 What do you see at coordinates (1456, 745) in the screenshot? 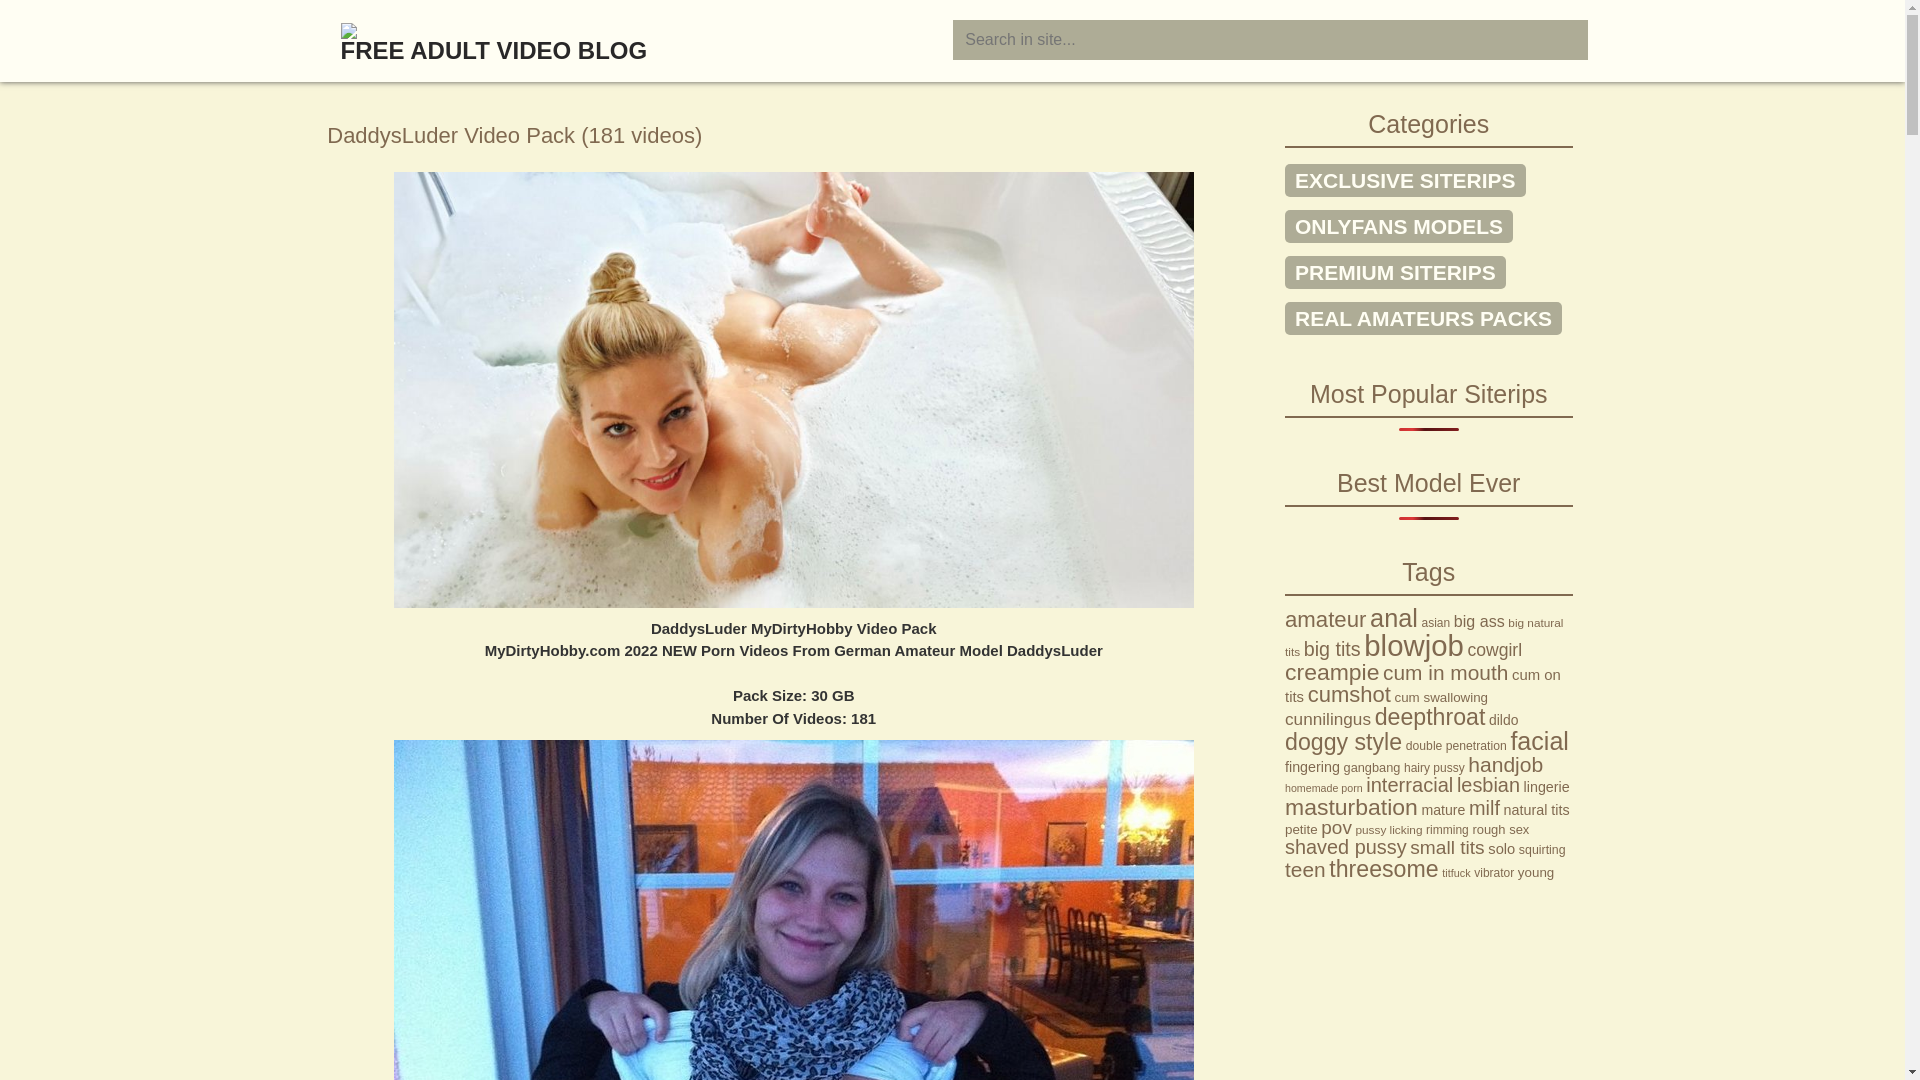
I see `'double penetration'` at bounding box center [1456, 745].